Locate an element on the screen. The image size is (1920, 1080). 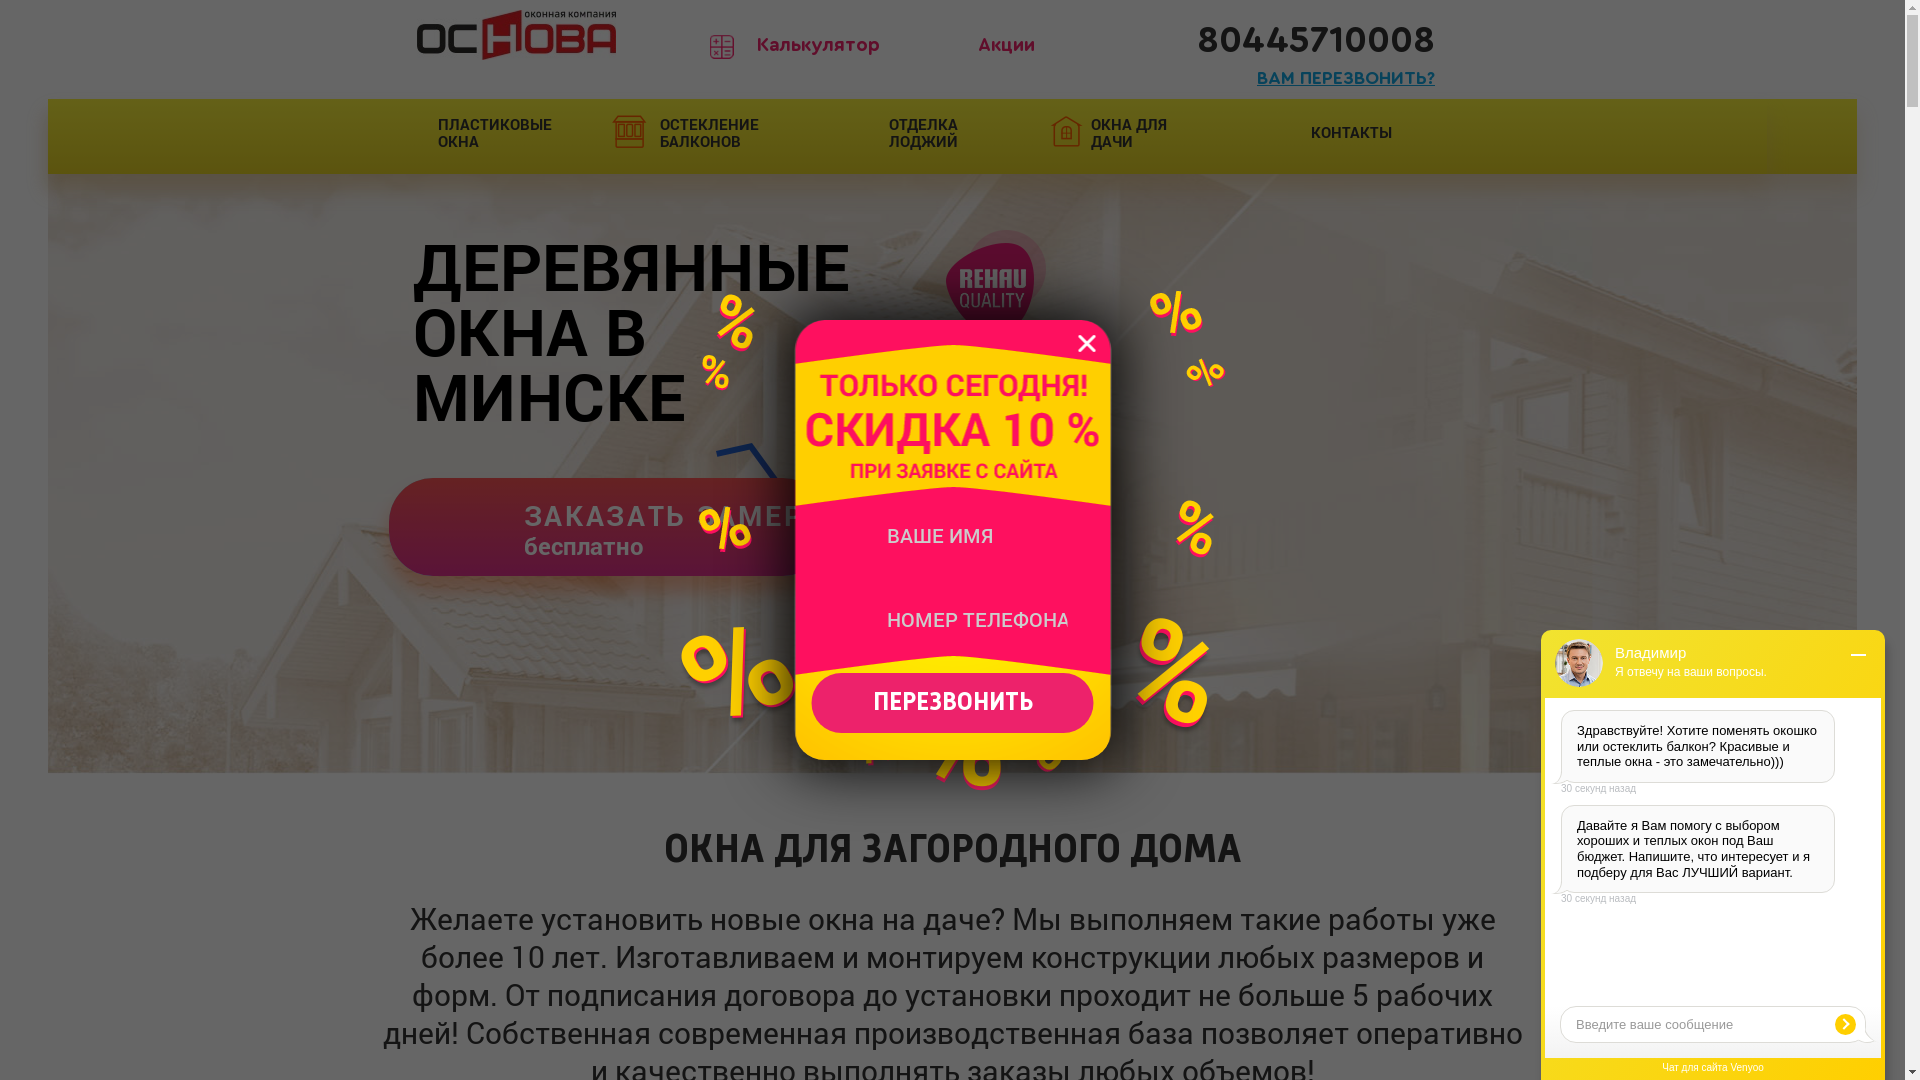
'80445710008' is located at coordinates (1315, 40).